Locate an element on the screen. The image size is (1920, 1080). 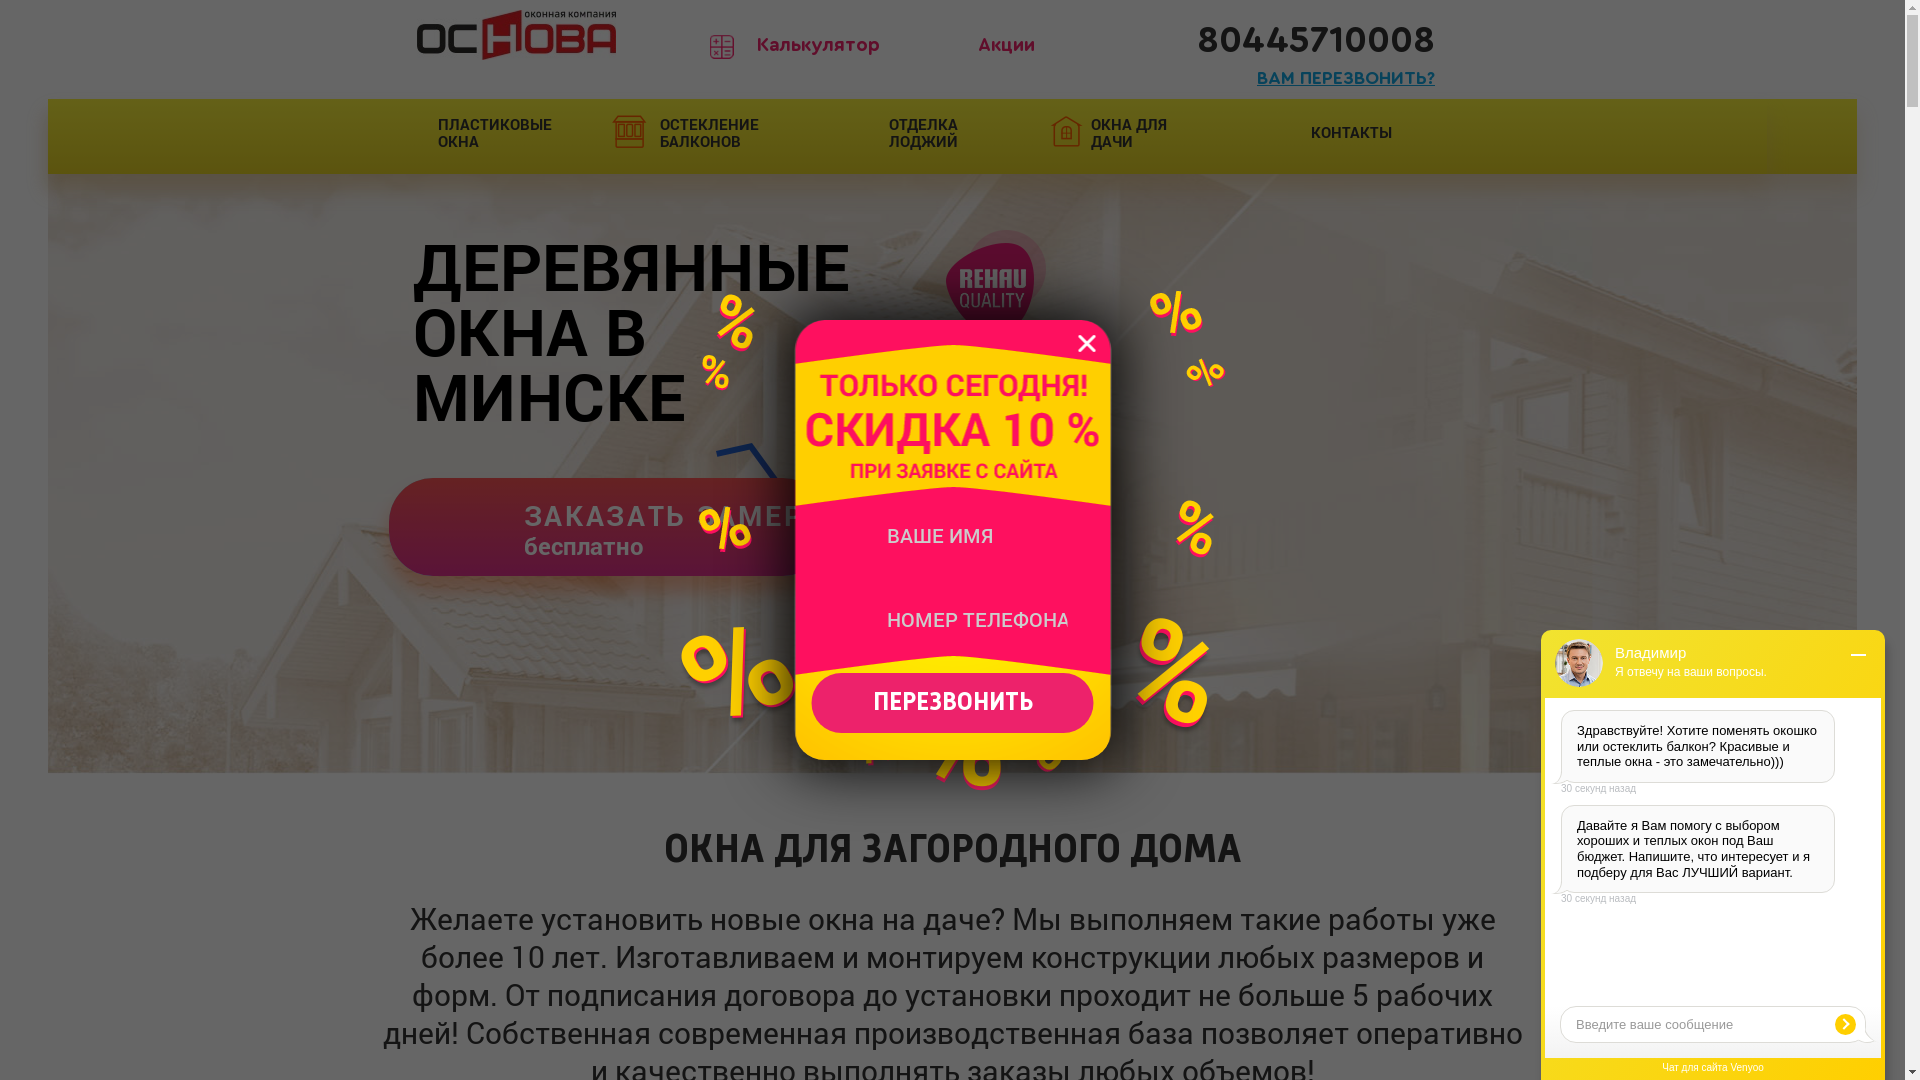
'80445710008' is located at coordinates (1315, 40).